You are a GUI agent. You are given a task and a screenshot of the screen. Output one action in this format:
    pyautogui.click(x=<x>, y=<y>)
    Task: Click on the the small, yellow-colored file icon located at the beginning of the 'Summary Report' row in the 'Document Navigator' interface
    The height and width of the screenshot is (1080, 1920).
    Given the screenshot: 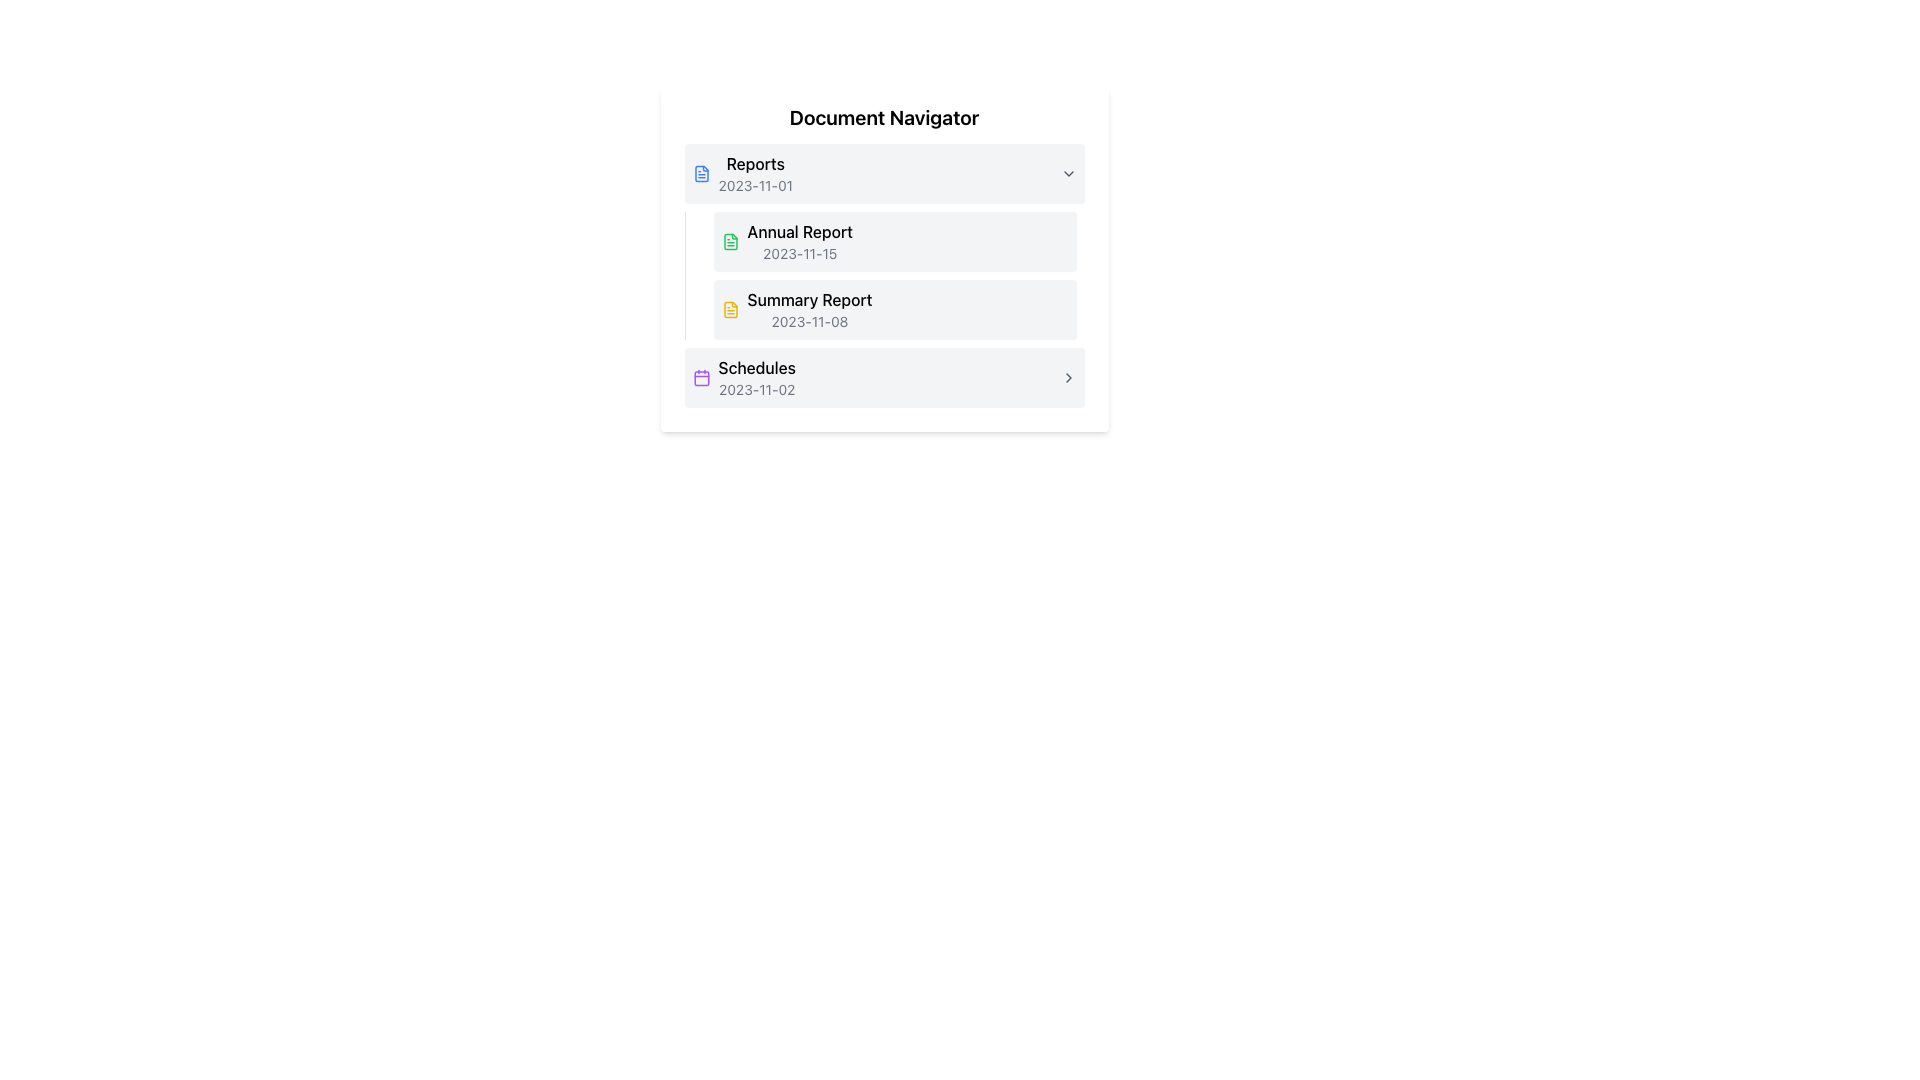 What is the action you would take?
    pyautogui.click(x=729, y=309)
    